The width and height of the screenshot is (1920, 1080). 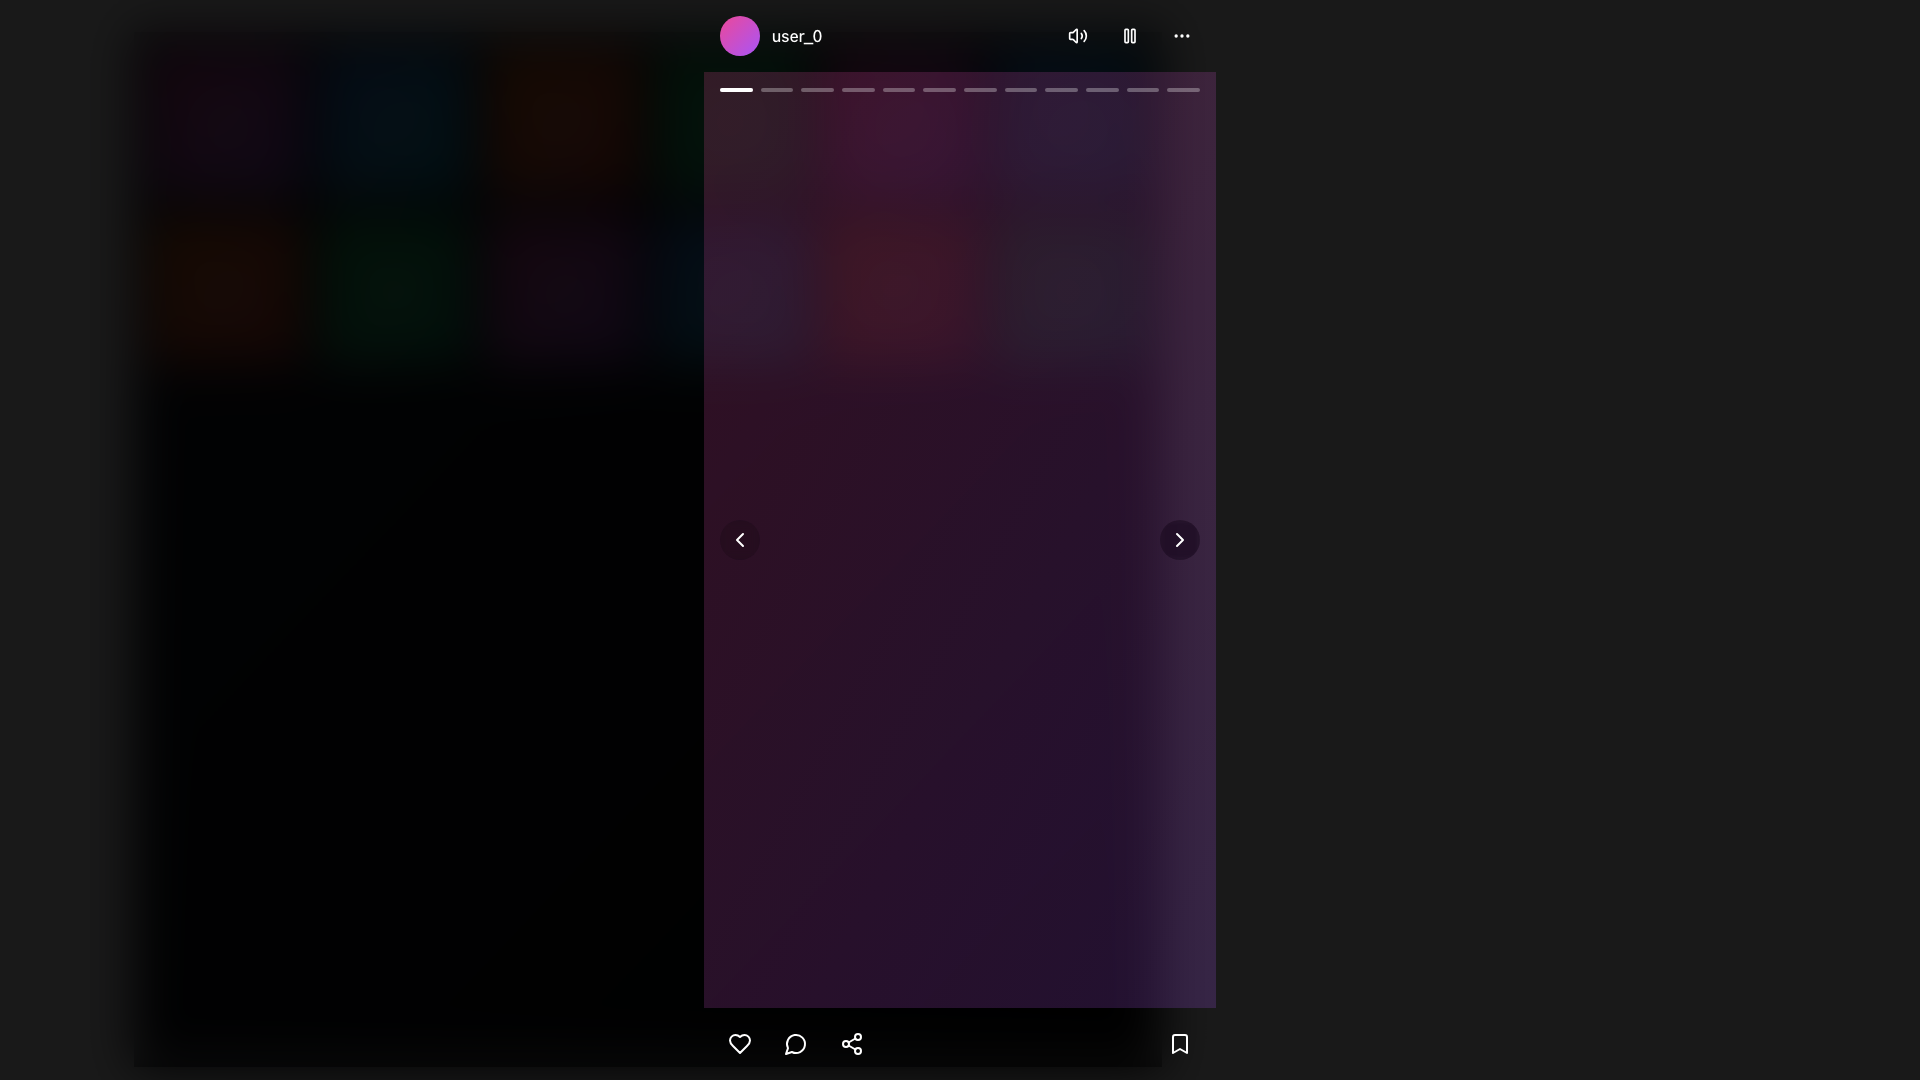 What do you see at coordinates (738, 1043) in the screenshot?
I see `the heart icon button, which has a white outline over a black background, to like the content` at bounding box center [738, 1043].